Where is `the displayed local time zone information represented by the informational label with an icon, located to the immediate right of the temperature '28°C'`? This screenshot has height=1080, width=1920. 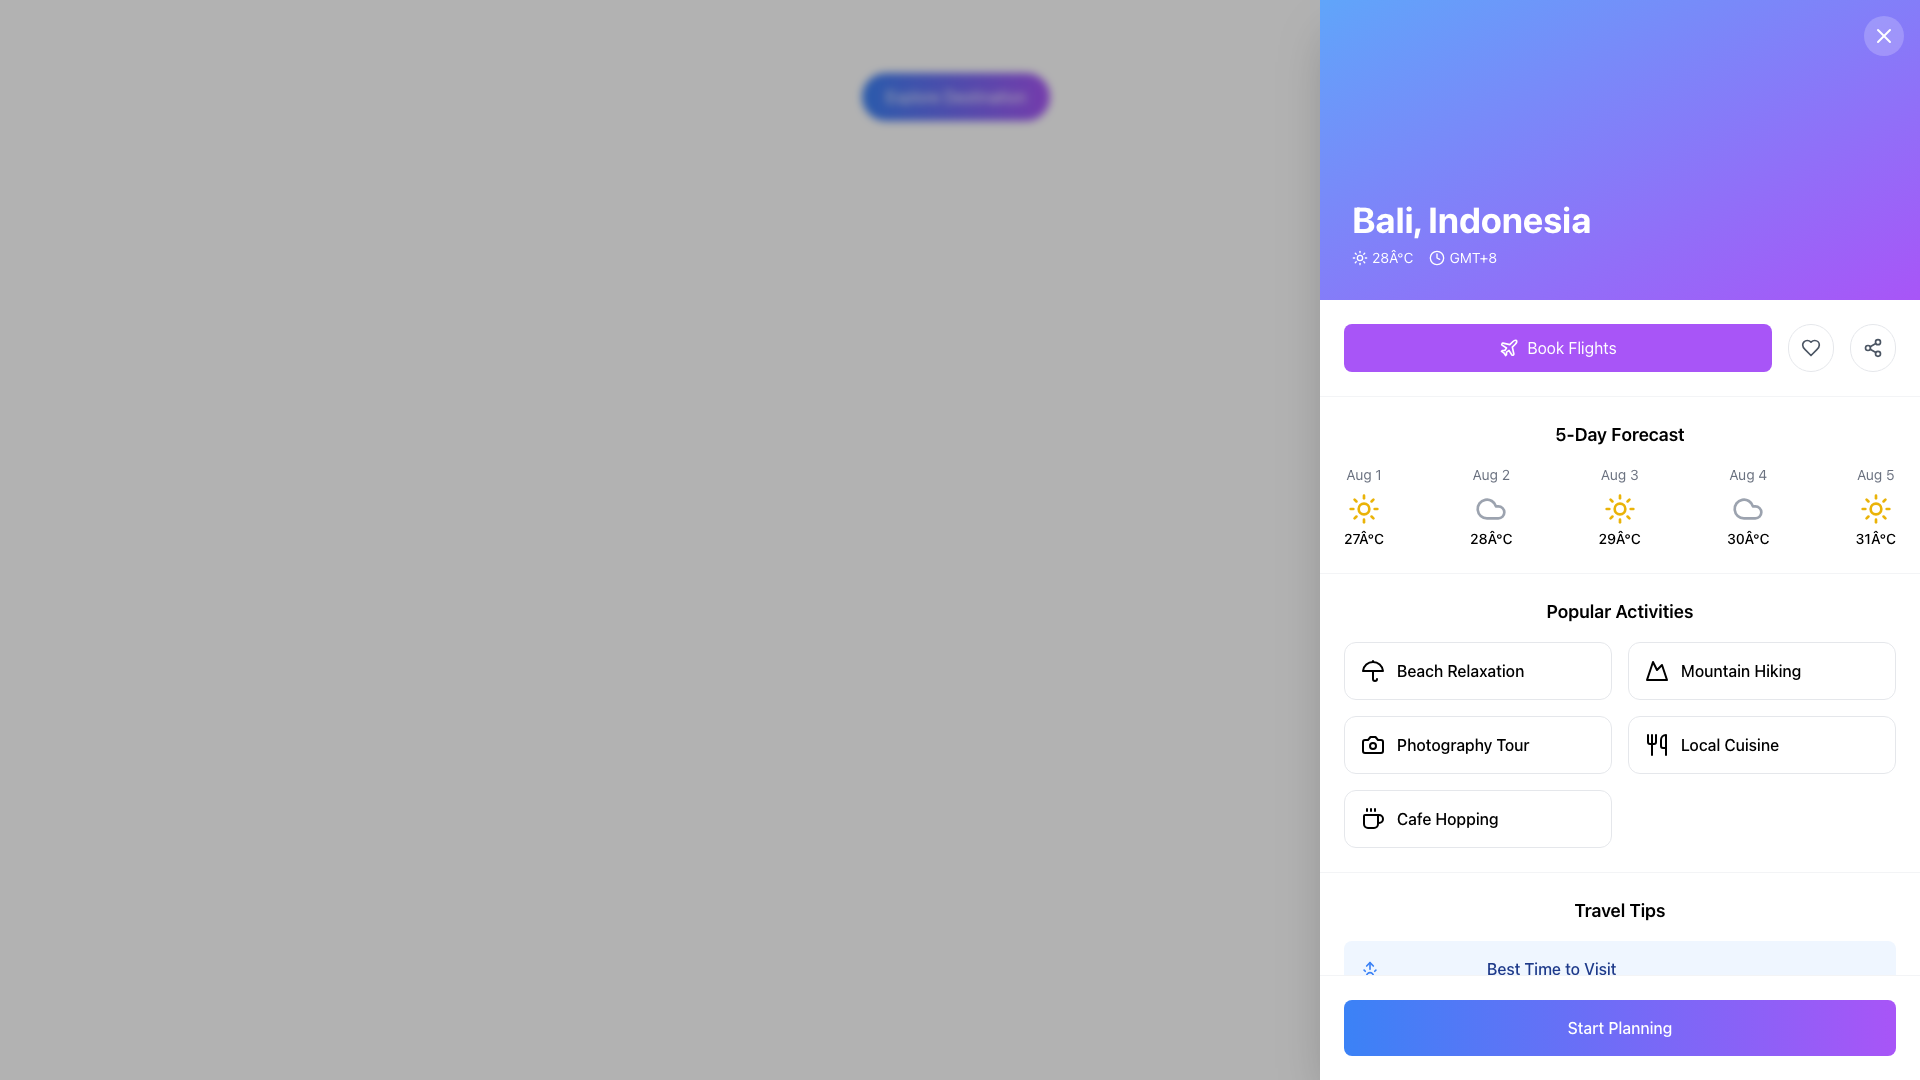
the displayed local time zone information represented by the informational label with an icon, located to the immediate right of the temperature '28°C' is located at coordinates (1463, 257).